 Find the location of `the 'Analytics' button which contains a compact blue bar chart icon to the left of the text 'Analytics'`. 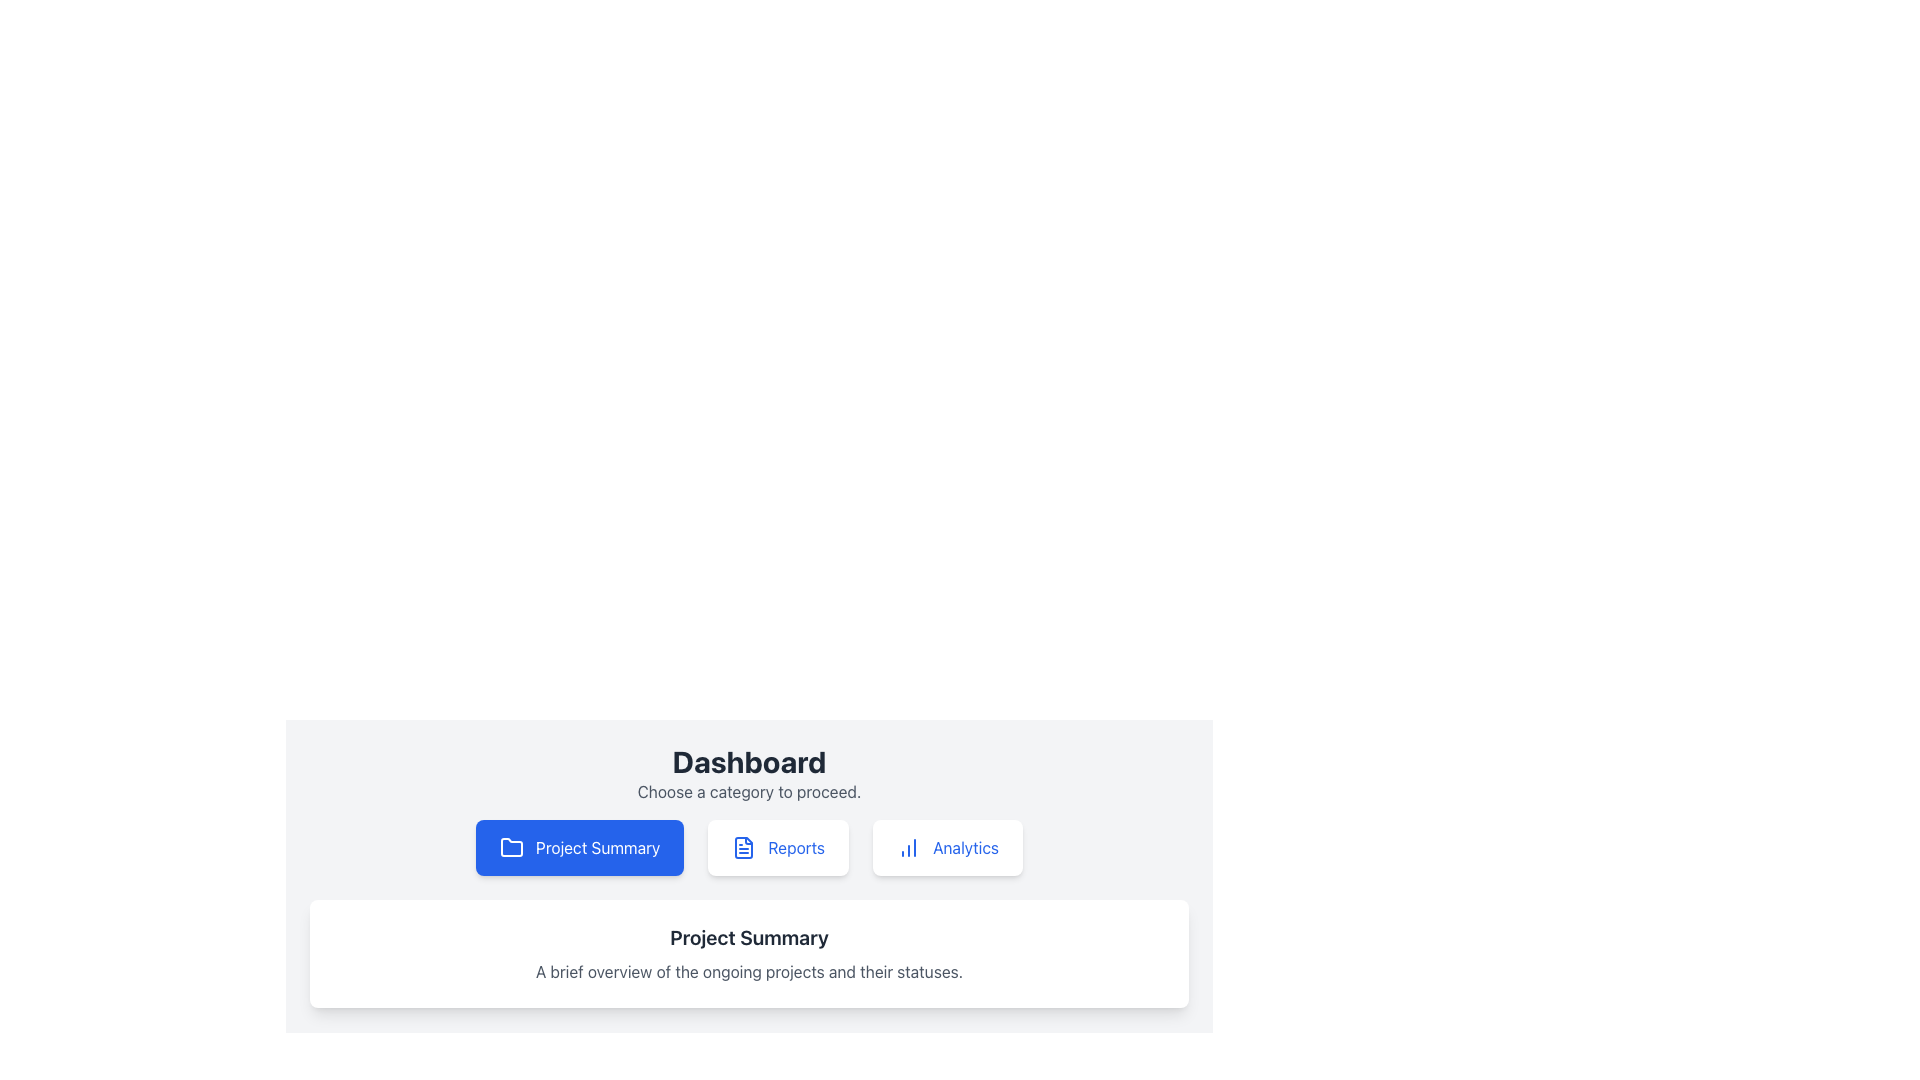

the 'Analytics' button which contains a compact blue bar chart icon to the left of the text 'Analytics' is located at coordinates (908, 848).